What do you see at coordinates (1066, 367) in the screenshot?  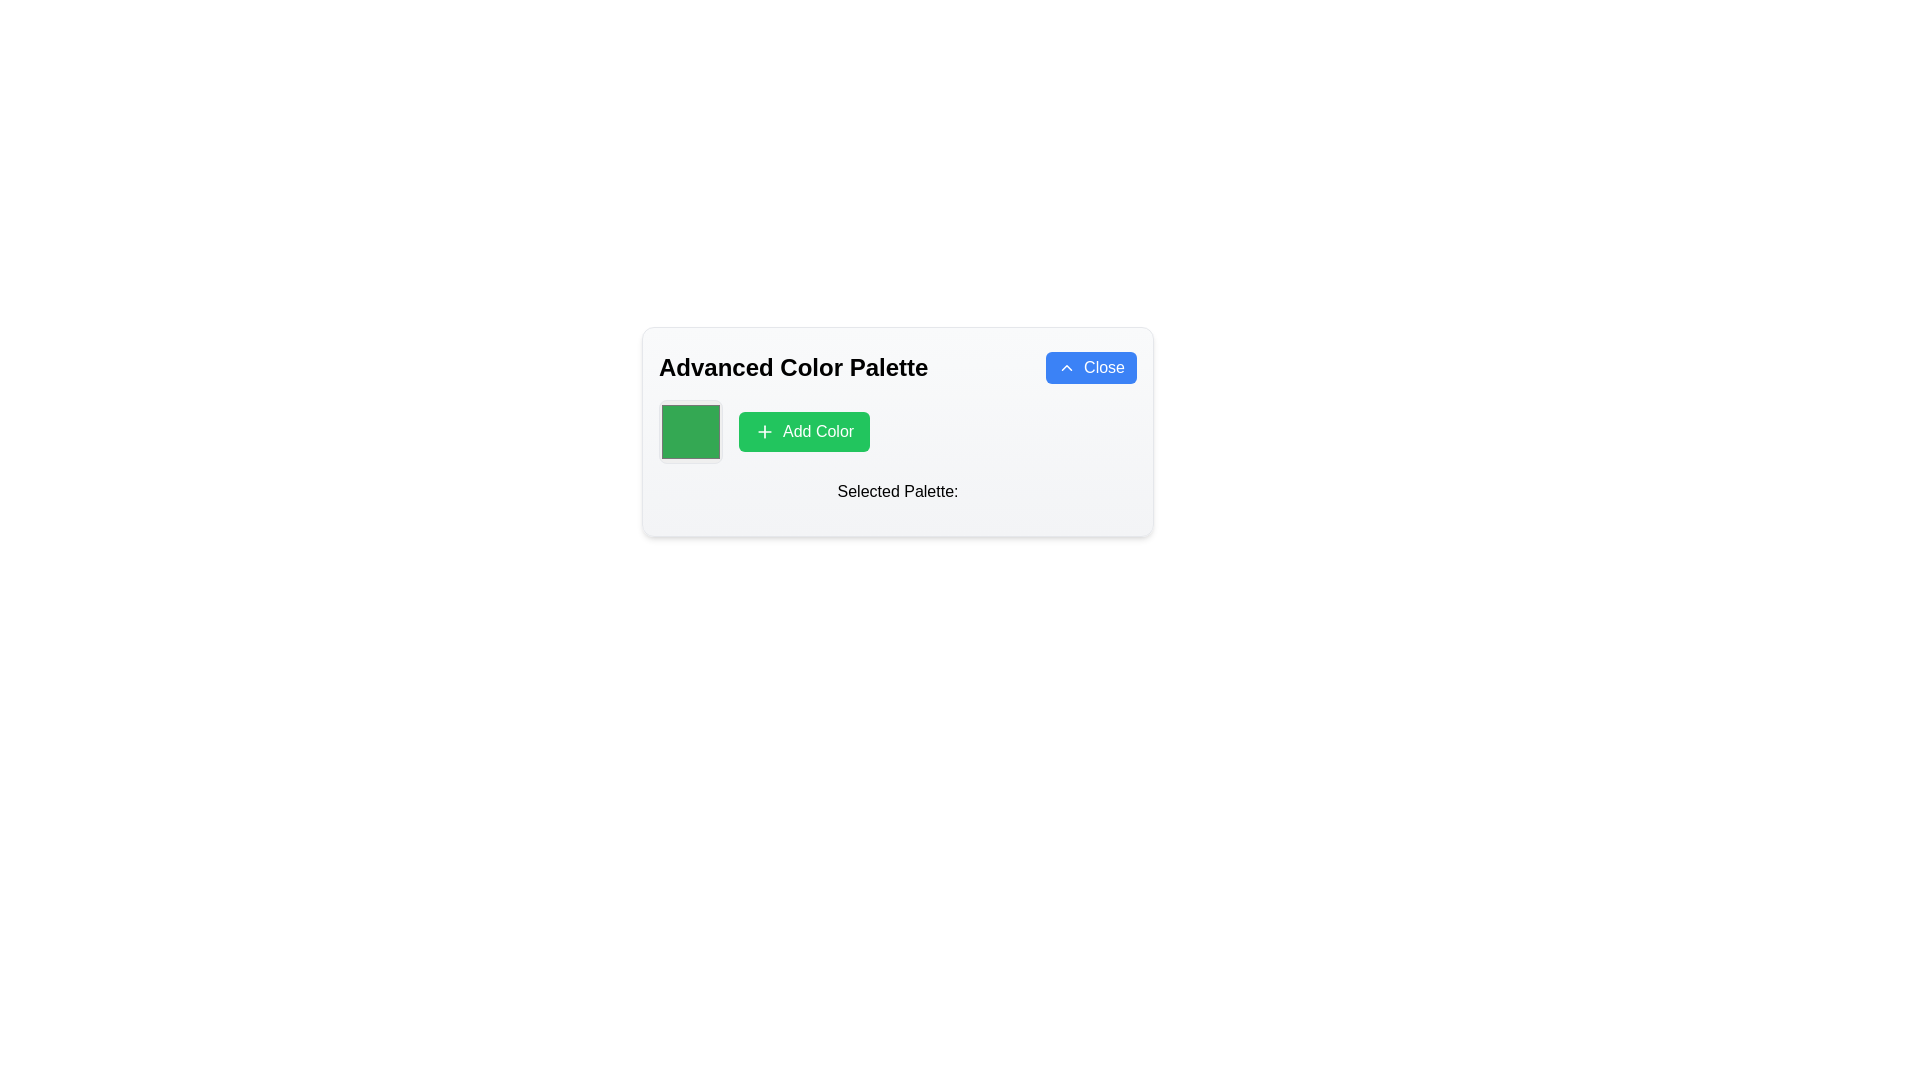 I see `the decorative icon within the blue 'Close' button located at the top-right corner of the main panel` at bounding box center [1066, 367].